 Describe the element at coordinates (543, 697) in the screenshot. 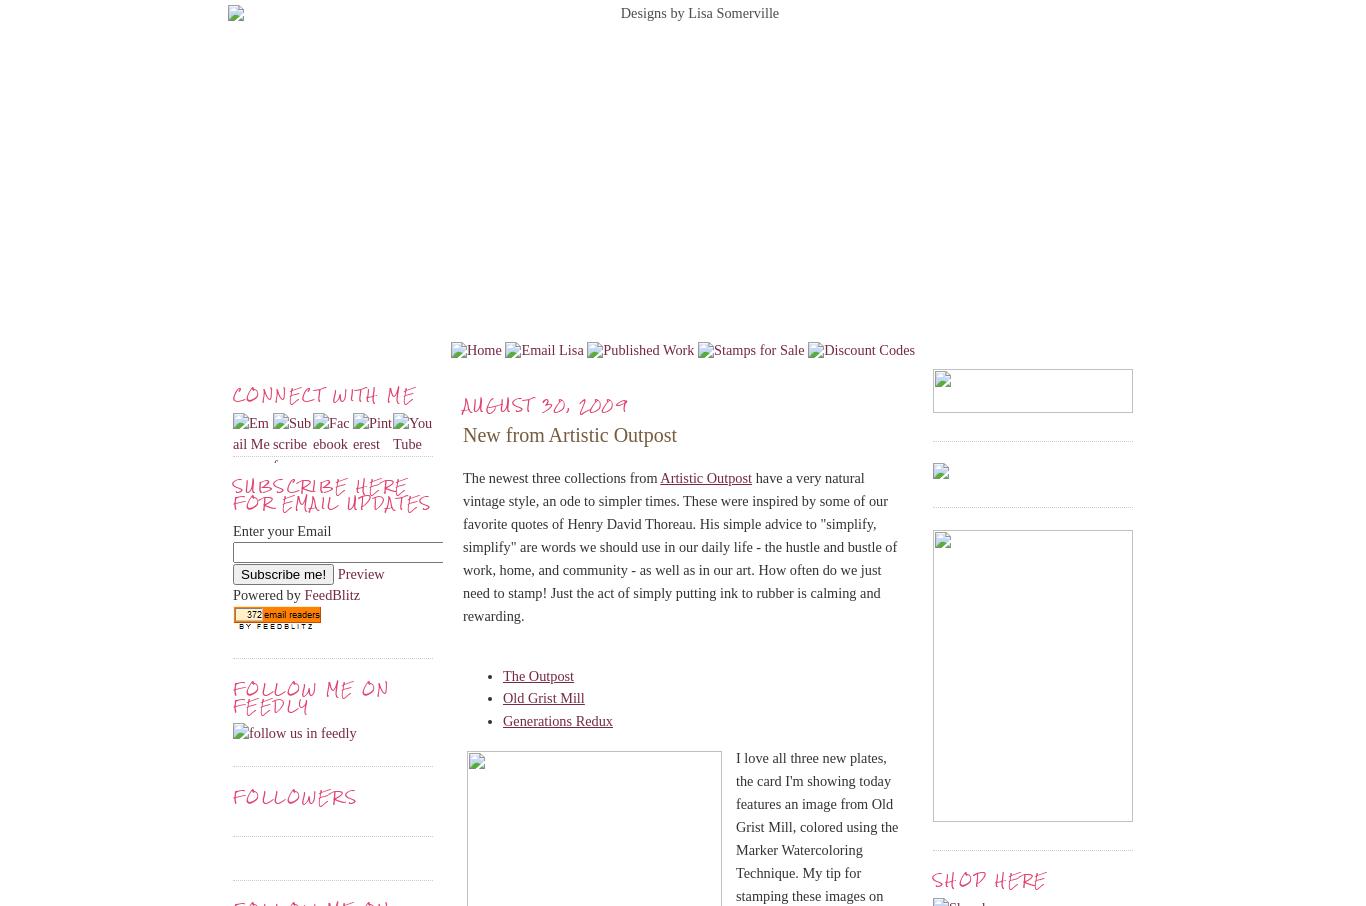

I see `'Old Grist Mill'` at that location.